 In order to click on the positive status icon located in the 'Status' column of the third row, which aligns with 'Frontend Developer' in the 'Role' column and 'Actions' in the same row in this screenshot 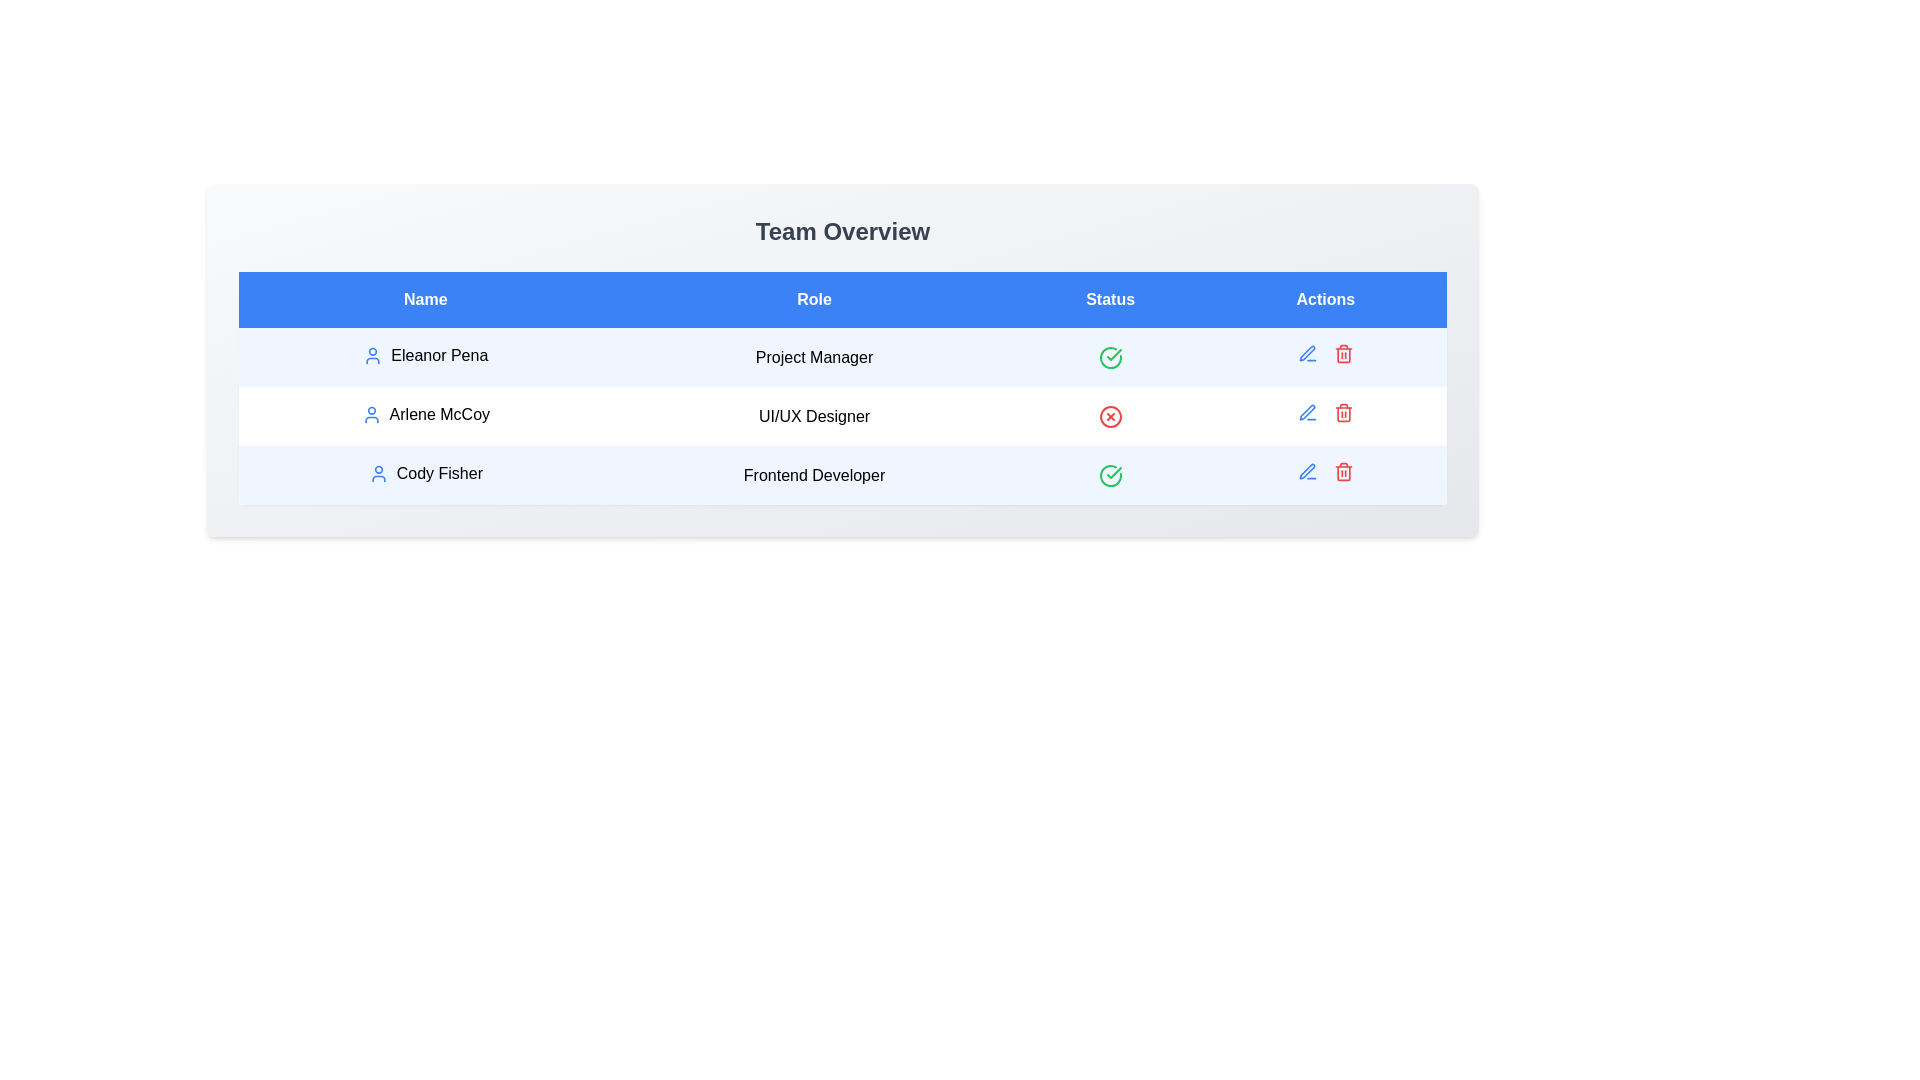, I will do `click(1109, 475)`.